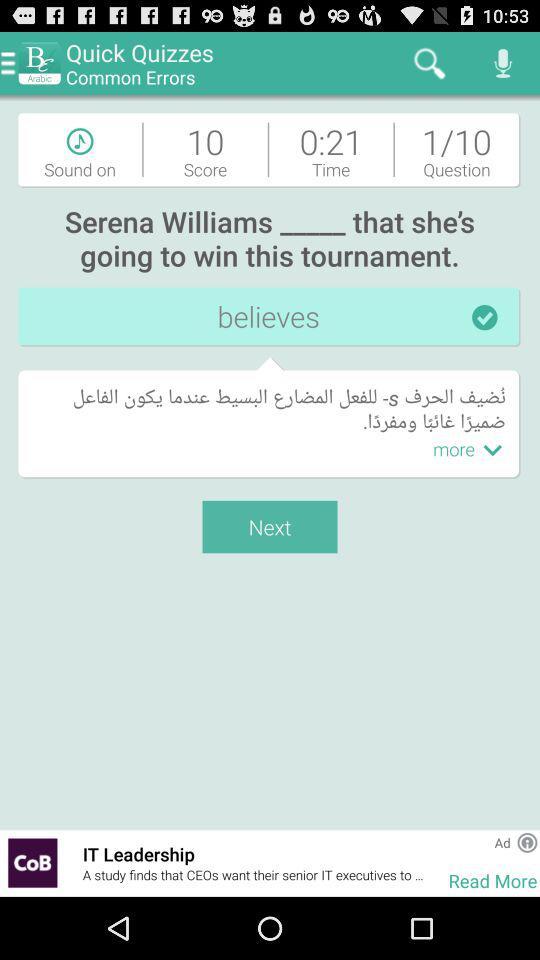  I want to click on app above read more item, so click(501, 841).